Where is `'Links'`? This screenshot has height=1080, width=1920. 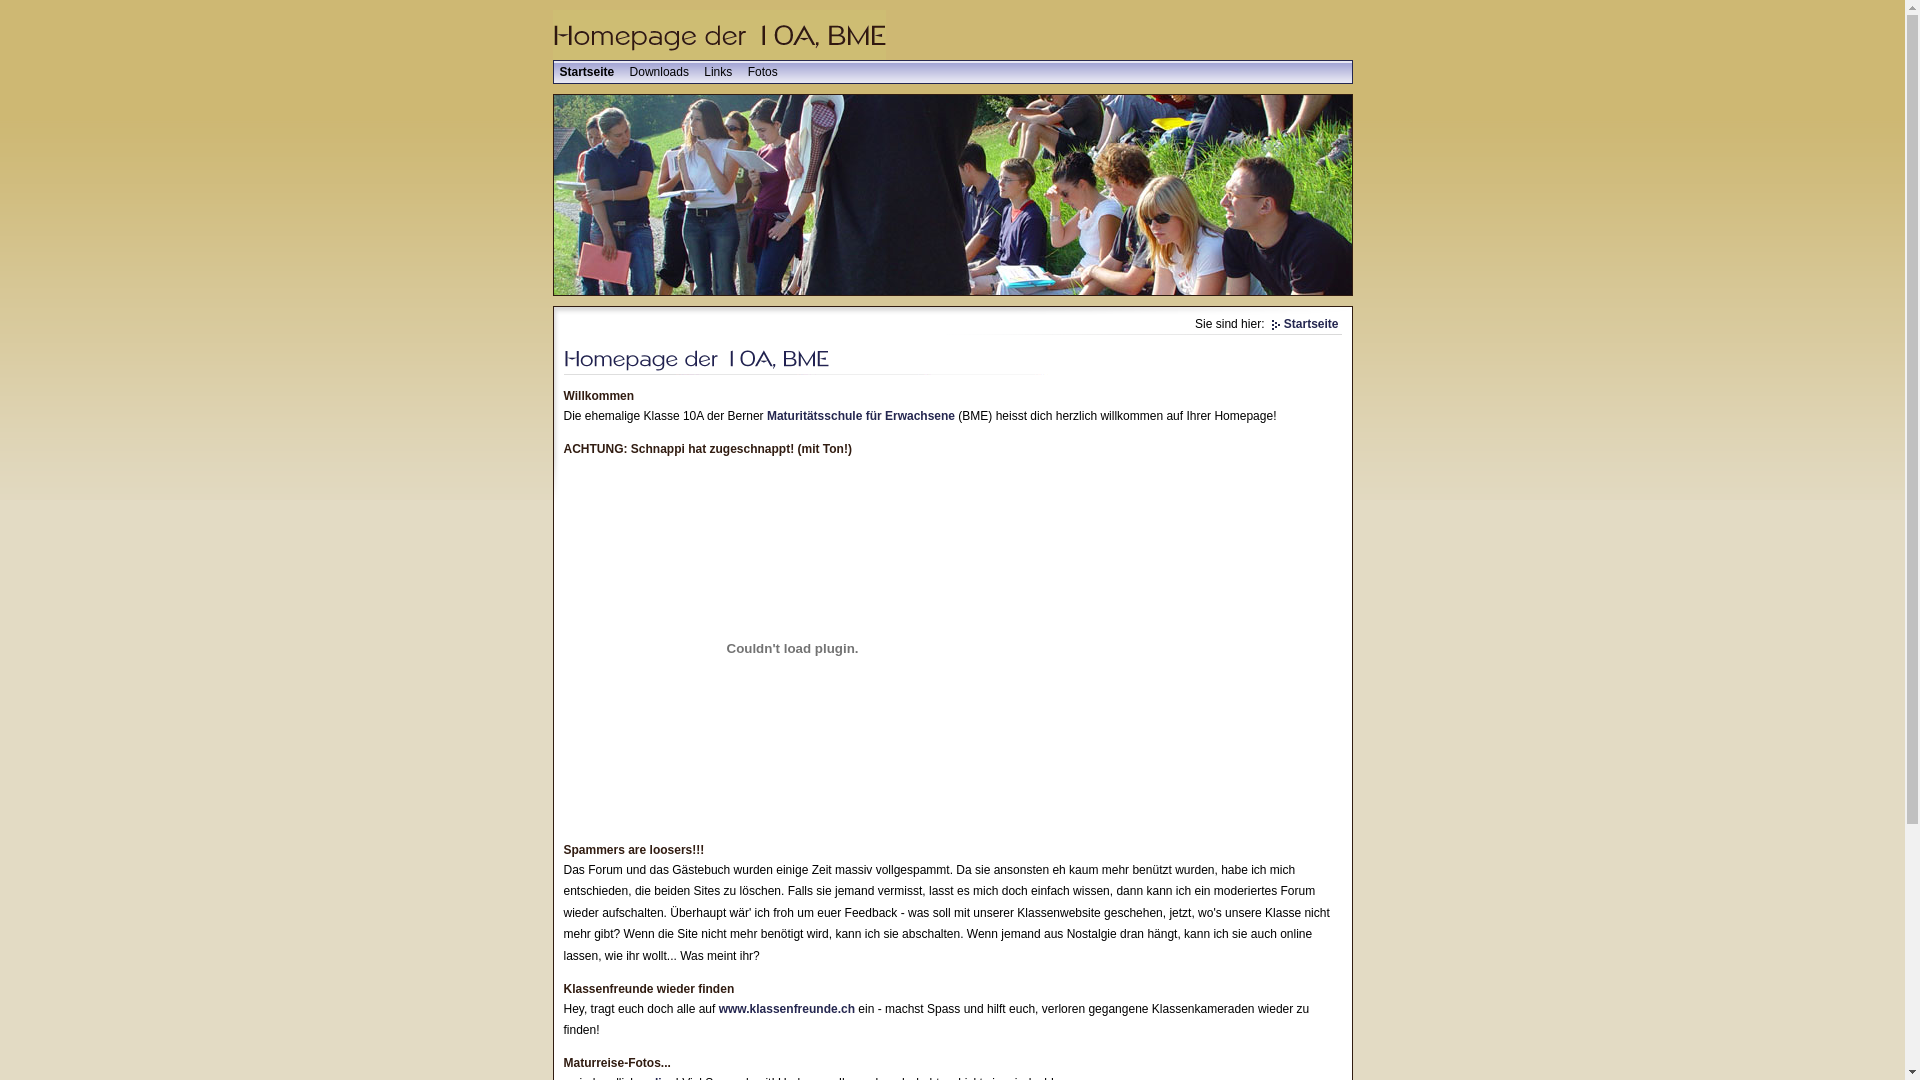
'Links' is located at coordinates (718, 71).